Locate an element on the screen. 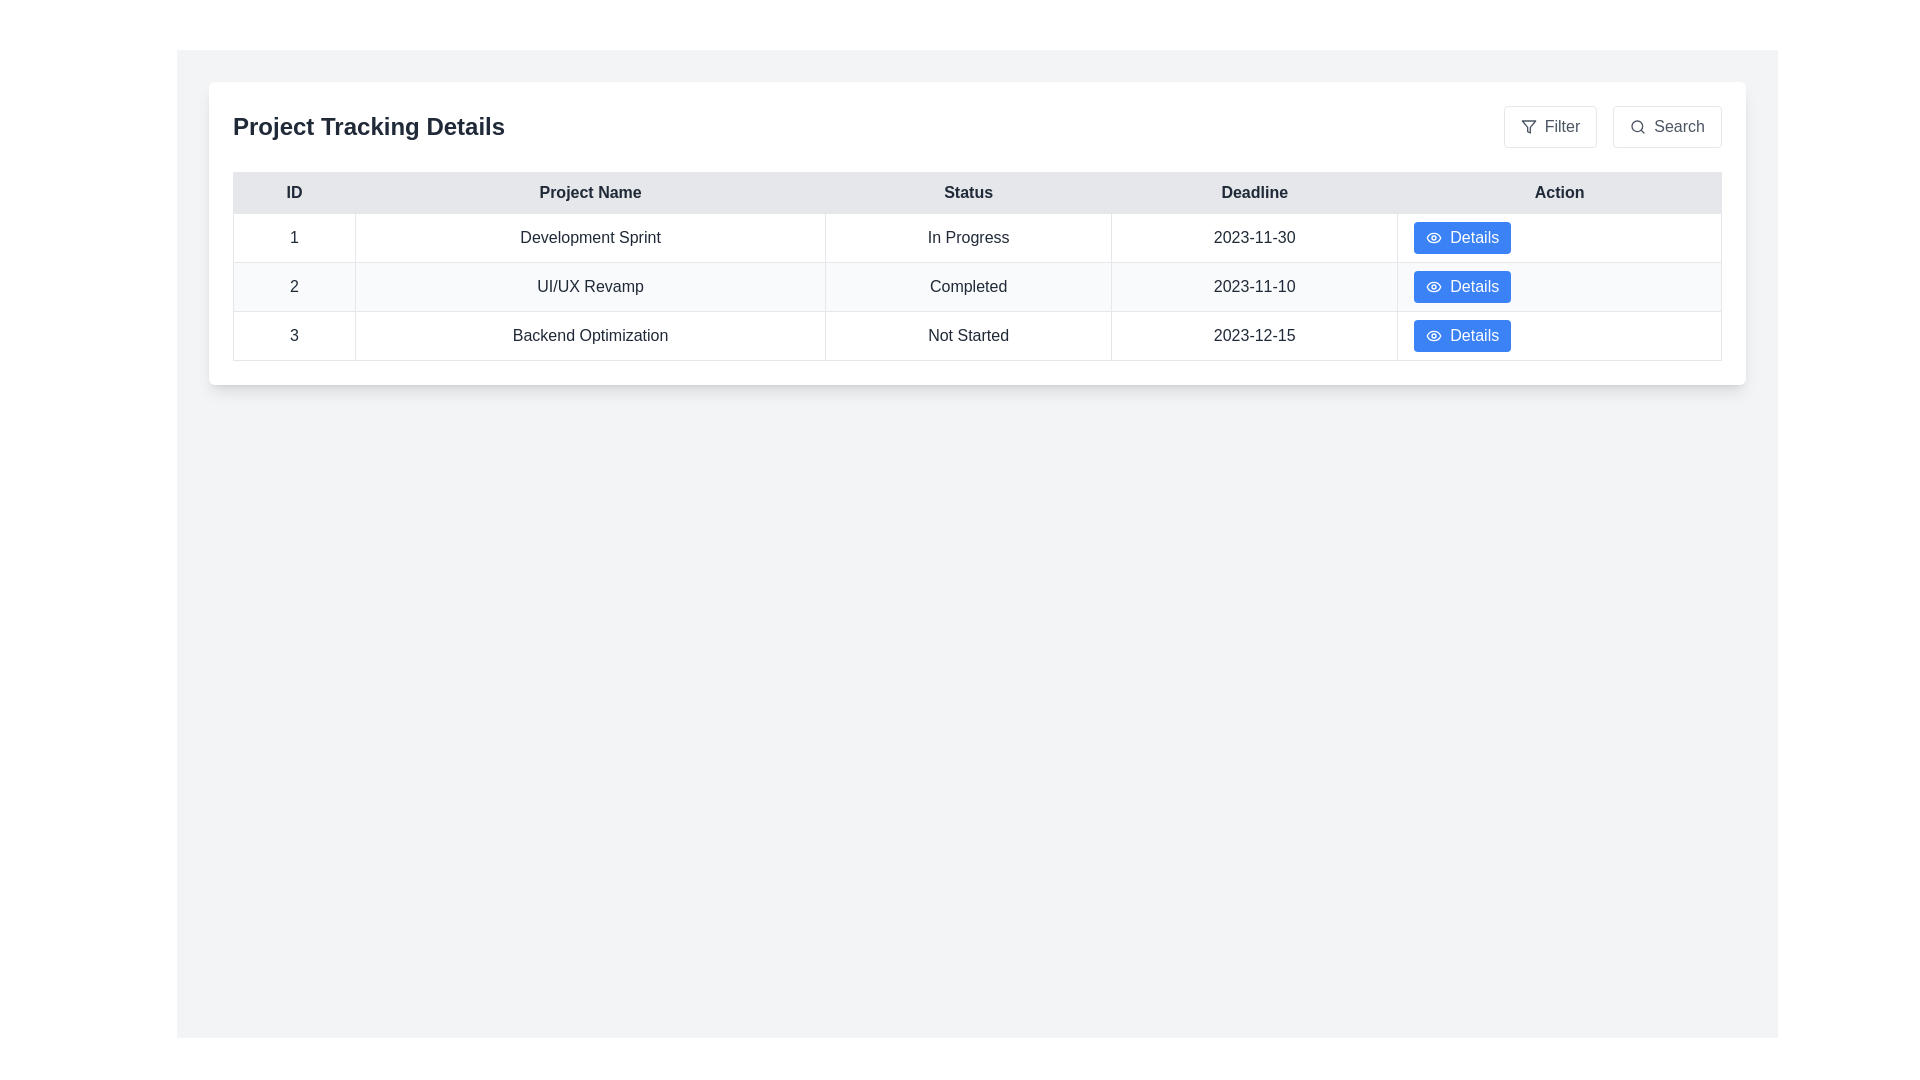  the Icon that indicates the action of viewing or revealing details, located to the left of the 'Details' text in the second row of the table is located at coordinates (1433, 286).